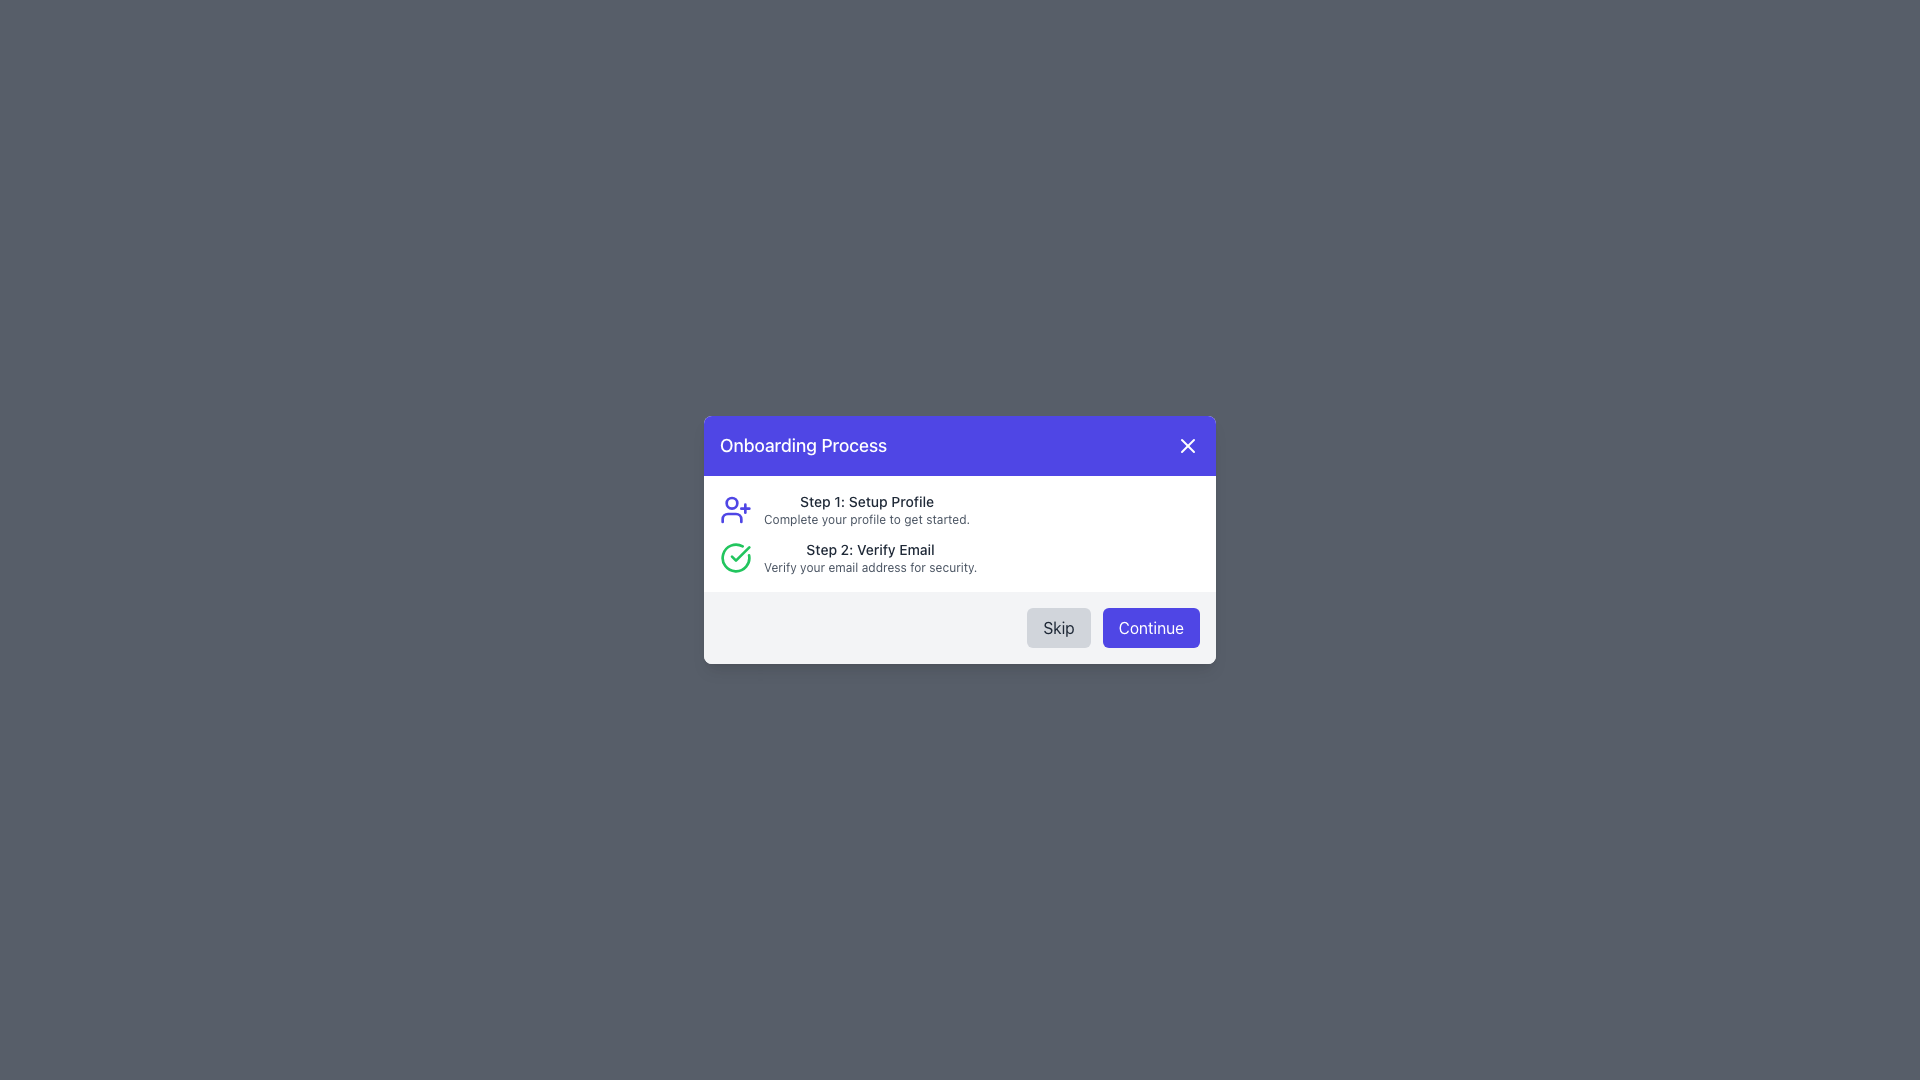 This screenshot has width=1920, height=1080. I want to click on the close button located in the top-right corner of the 'Onboarding Process' dialog header, so click(1188, 445).